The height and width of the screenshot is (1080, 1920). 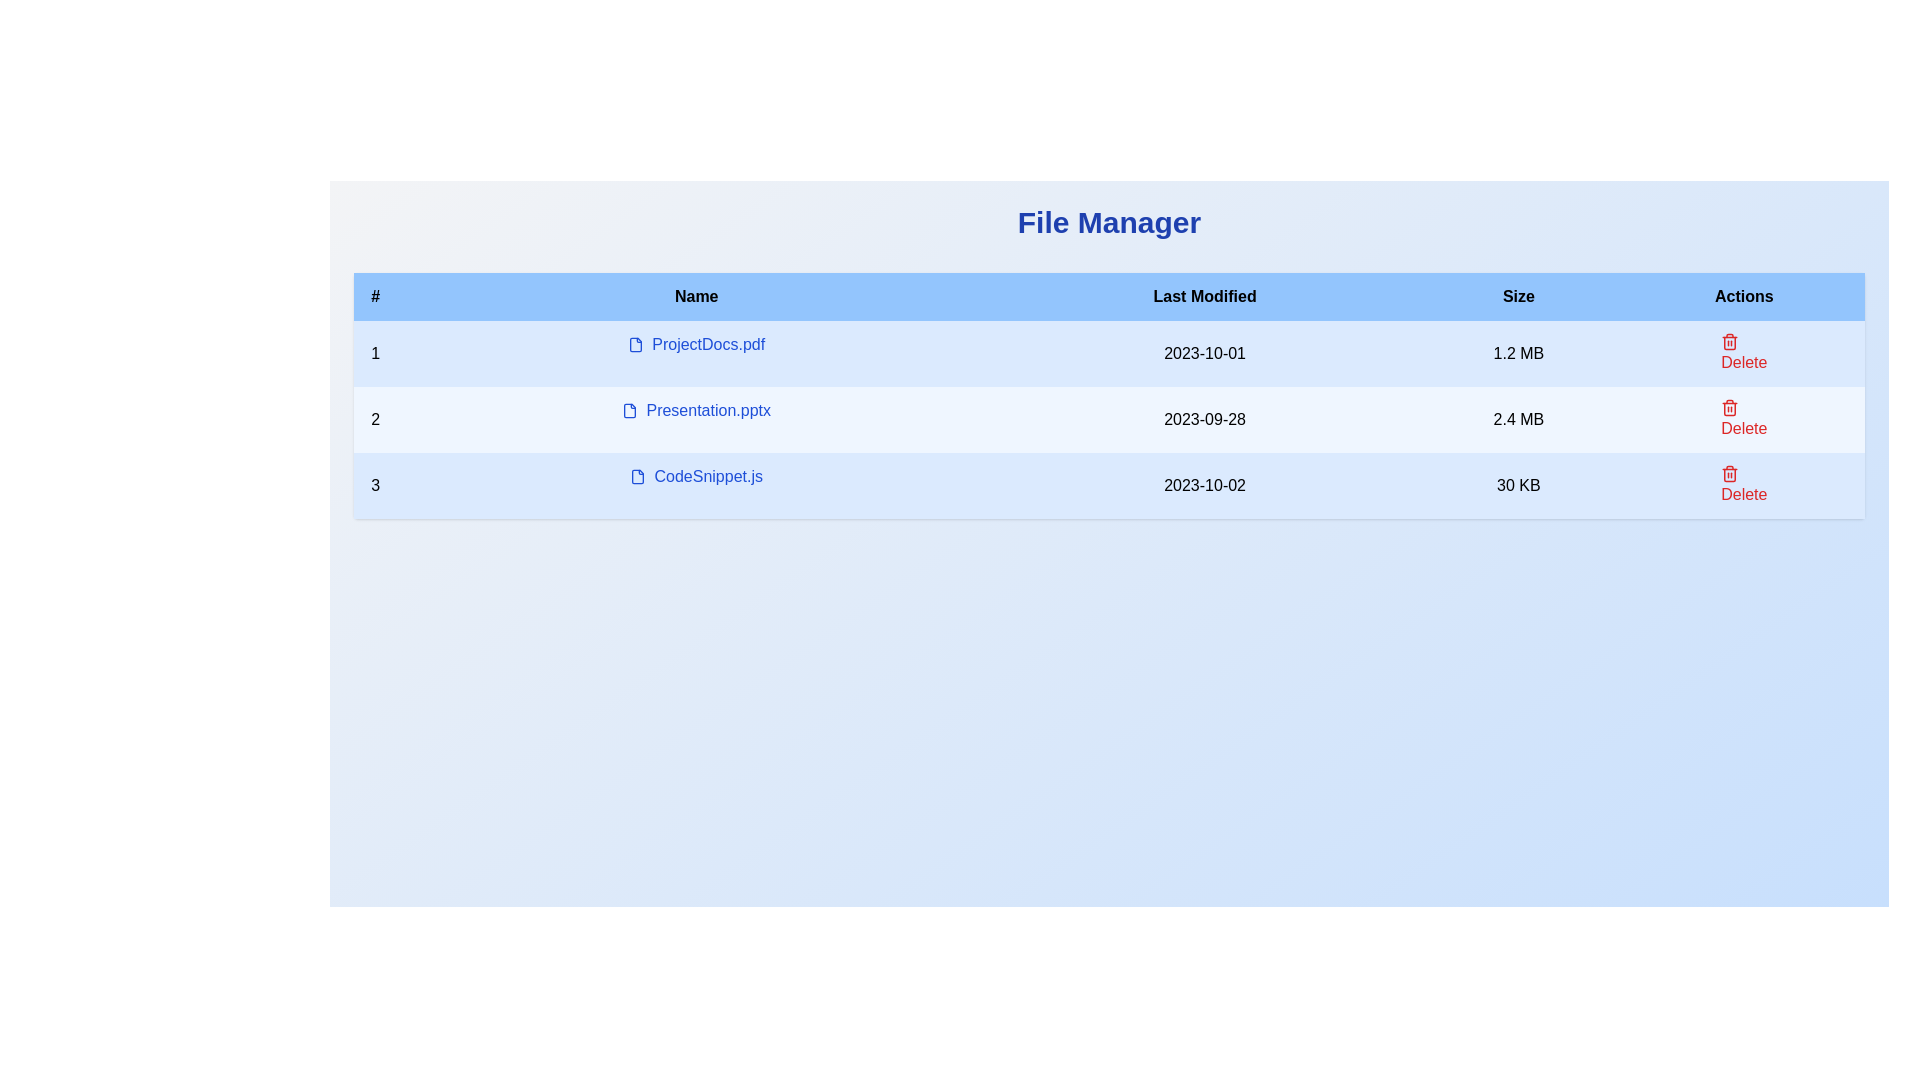 I want to click on the delete icon in the 'Actions' column of the 'File Manager' application, located next to 'CodeSnippet.js', to potentially reveal a tooltip, so click(x=1729, y=474).